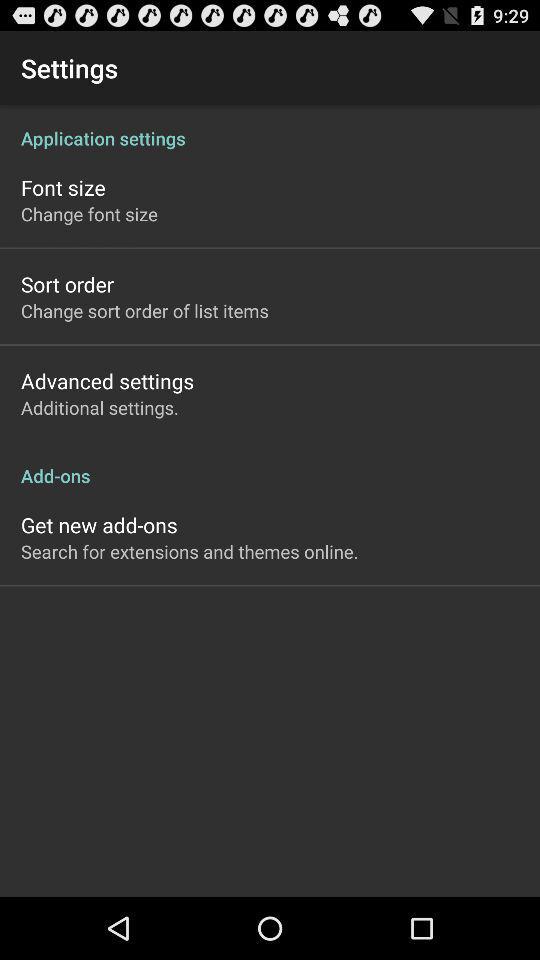 The height and width of the screenshot is (960, 540). Describe the element at coordinates (98, 524) in the screenshot. I see `the app above search for extensions icon` at that location.